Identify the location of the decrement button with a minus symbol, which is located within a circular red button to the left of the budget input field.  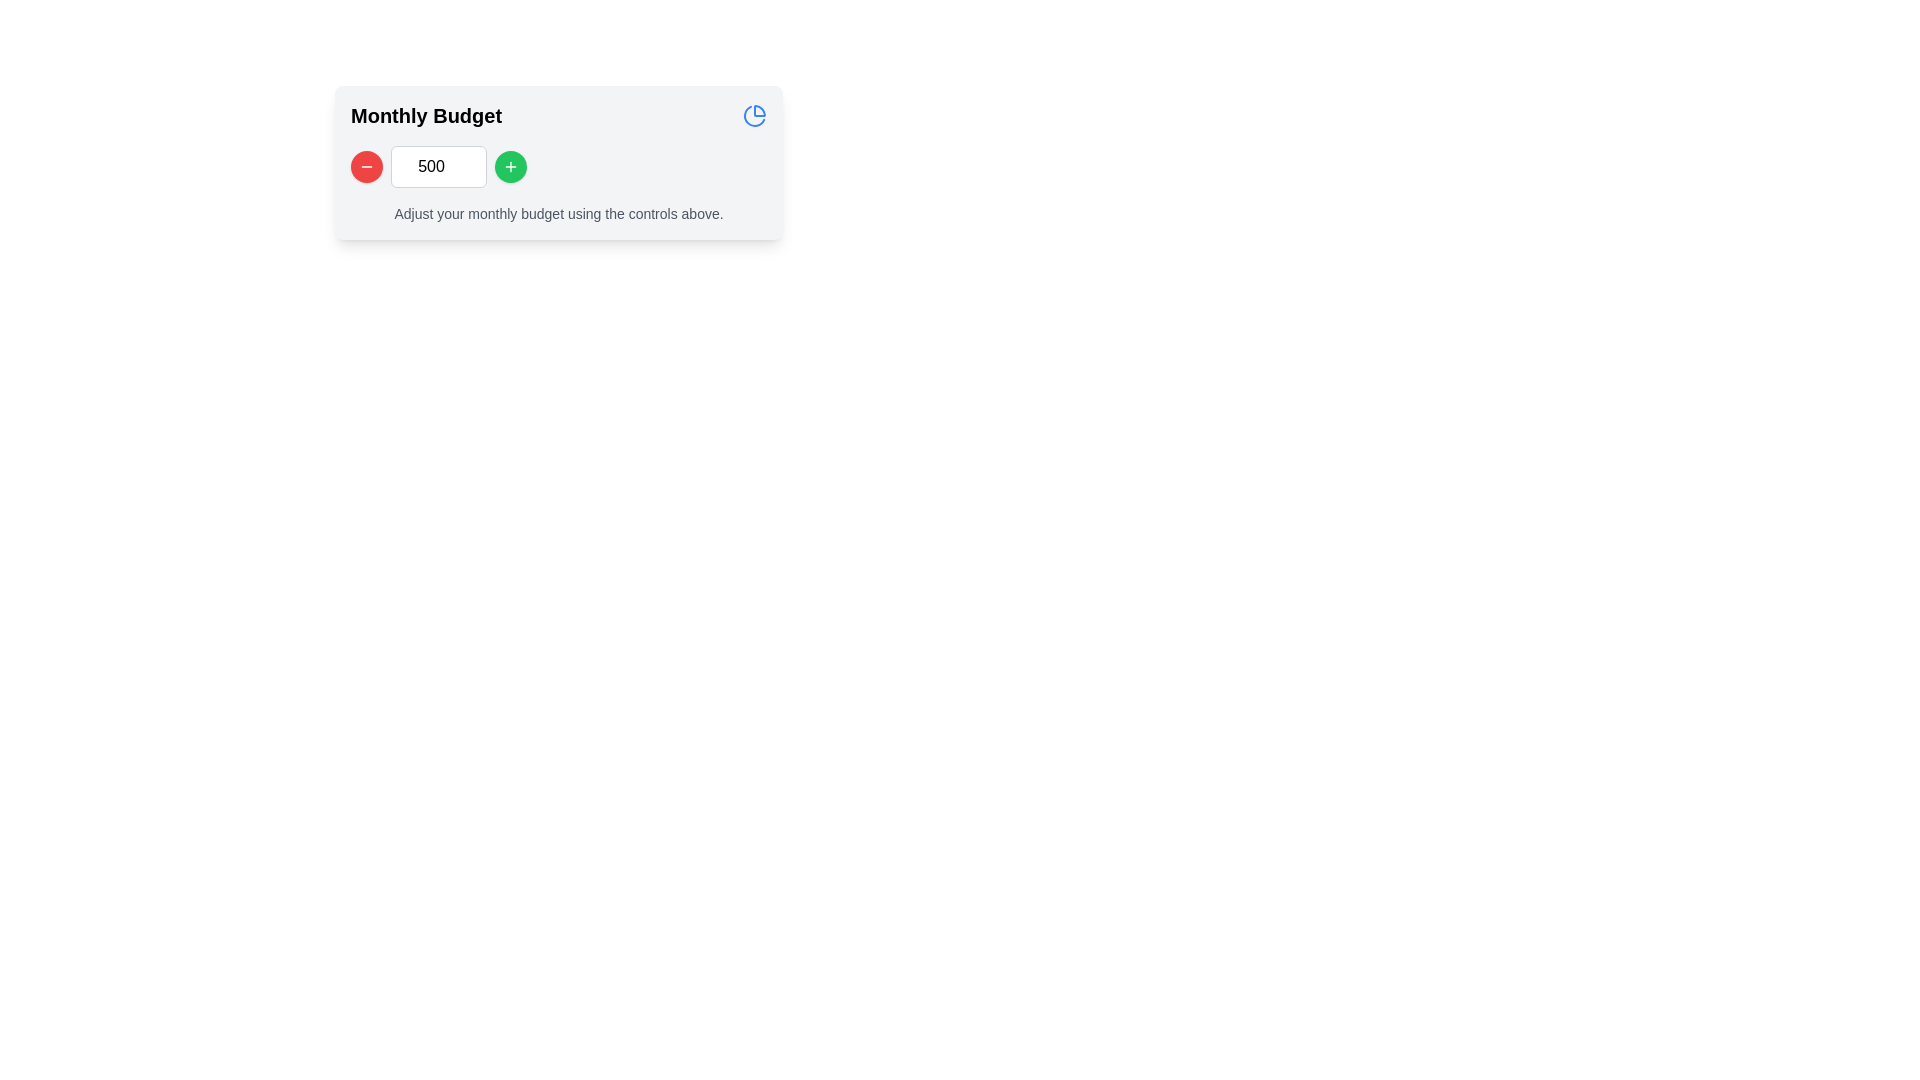
(366, 165).